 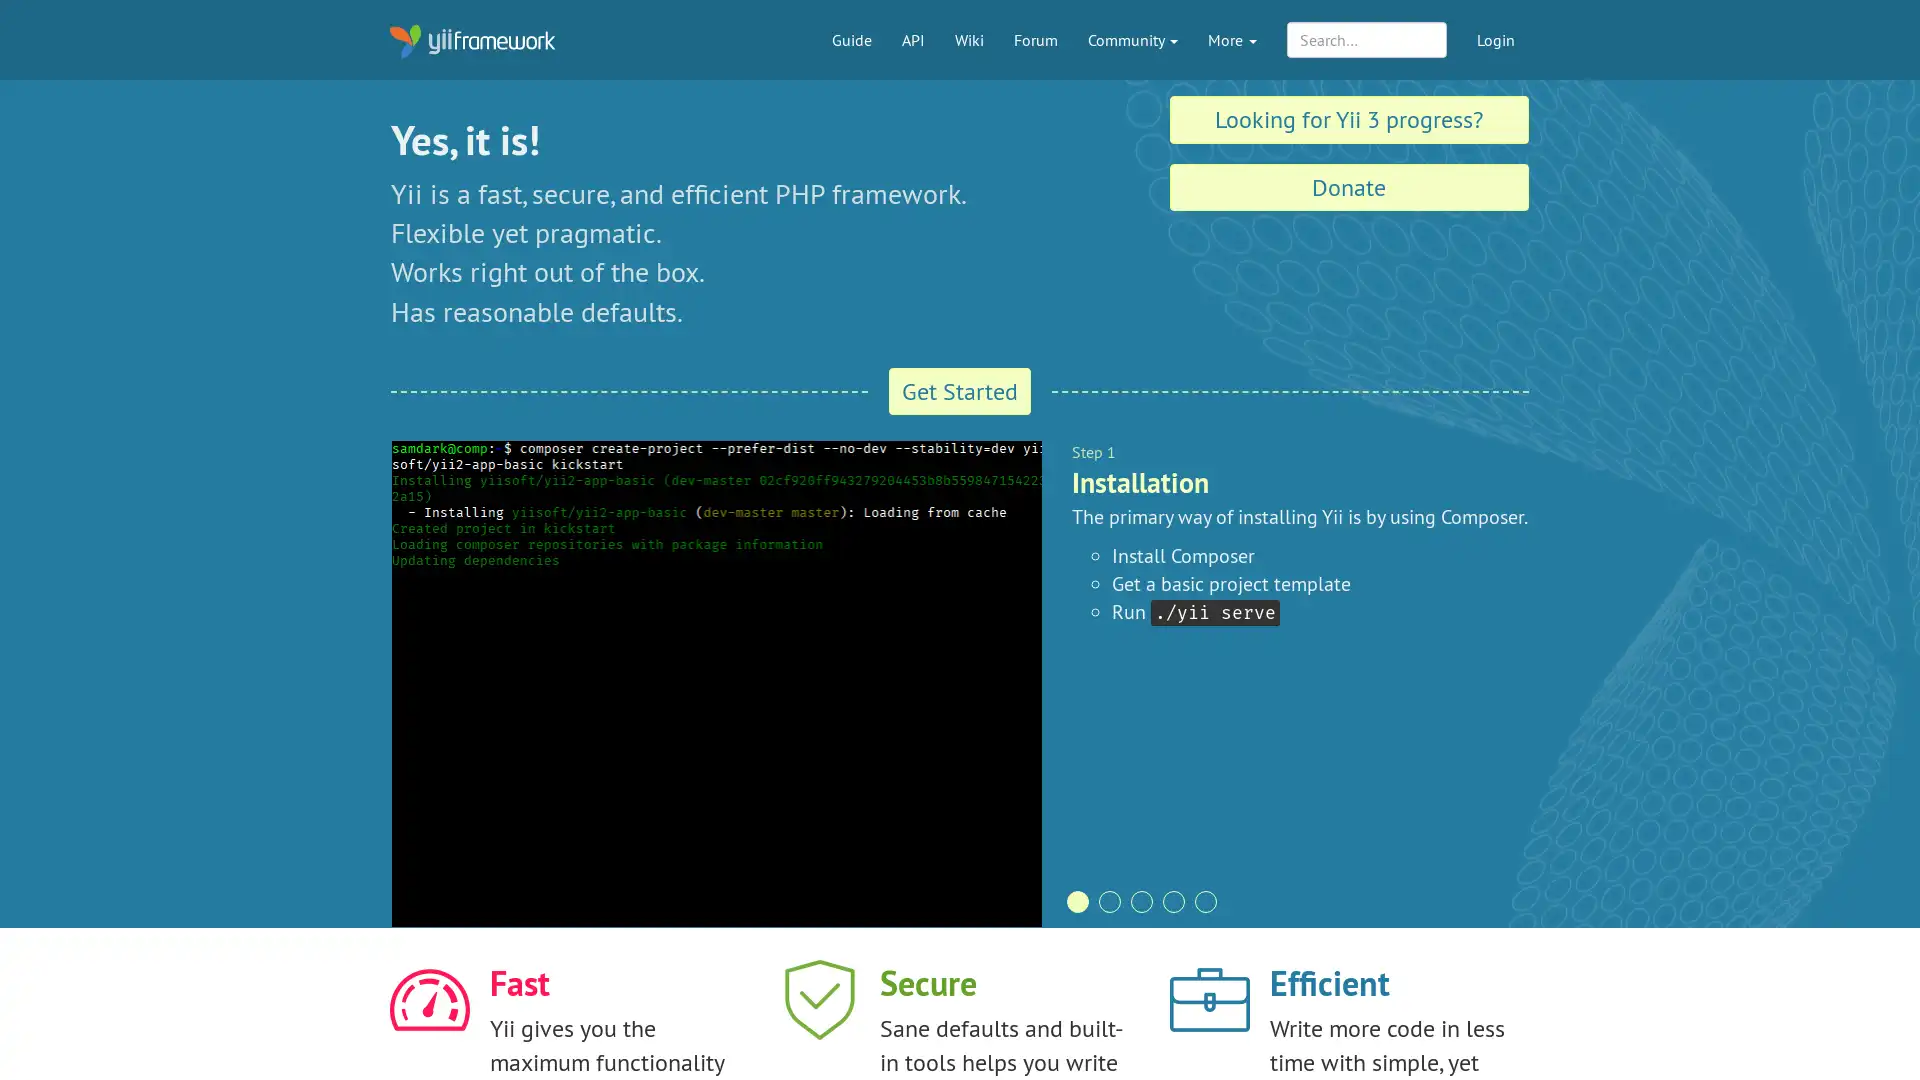 I want to click on pagination, so click(x=1077, y=902).